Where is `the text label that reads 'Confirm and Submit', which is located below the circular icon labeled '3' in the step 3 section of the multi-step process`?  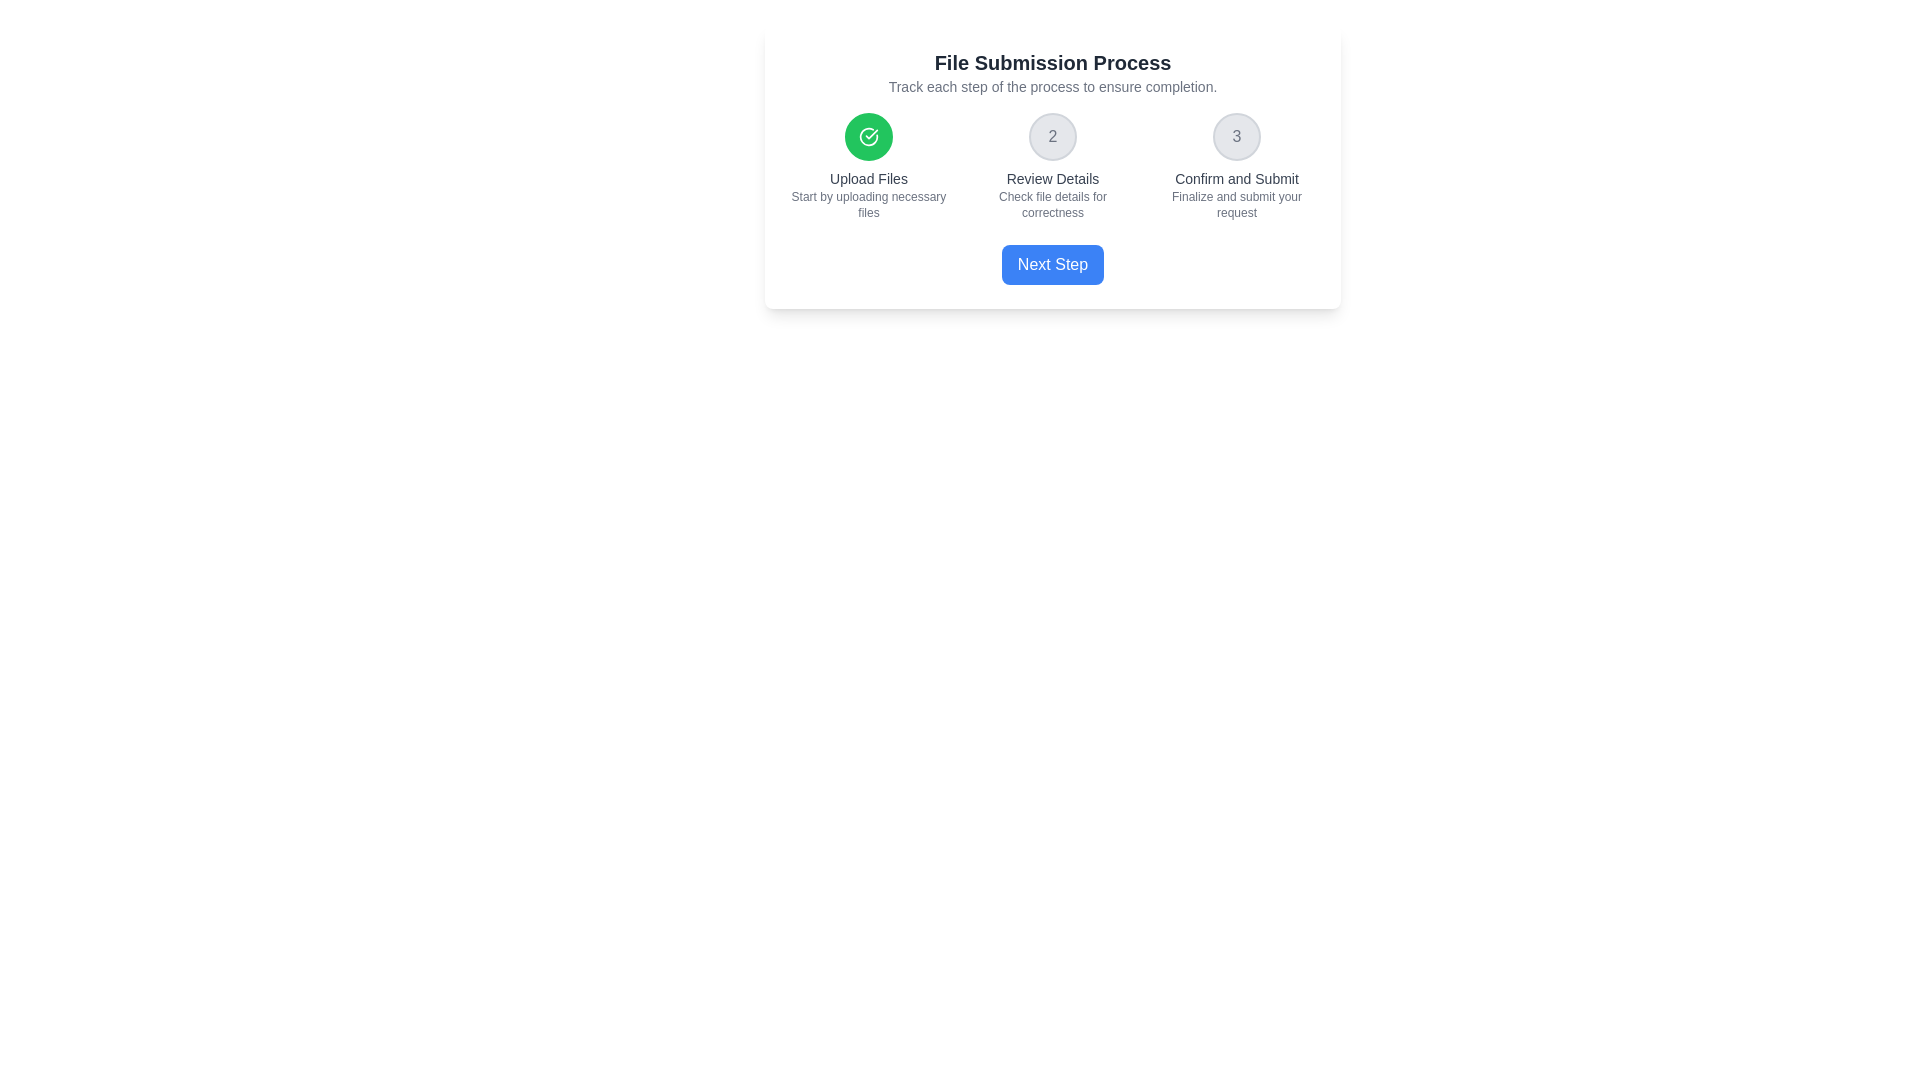 the text label that reads 'Confirm and Submit', which is located below the circular icon labeled '3' in the step 3 section of the multi-step process is located at coordinates (1236, 177).